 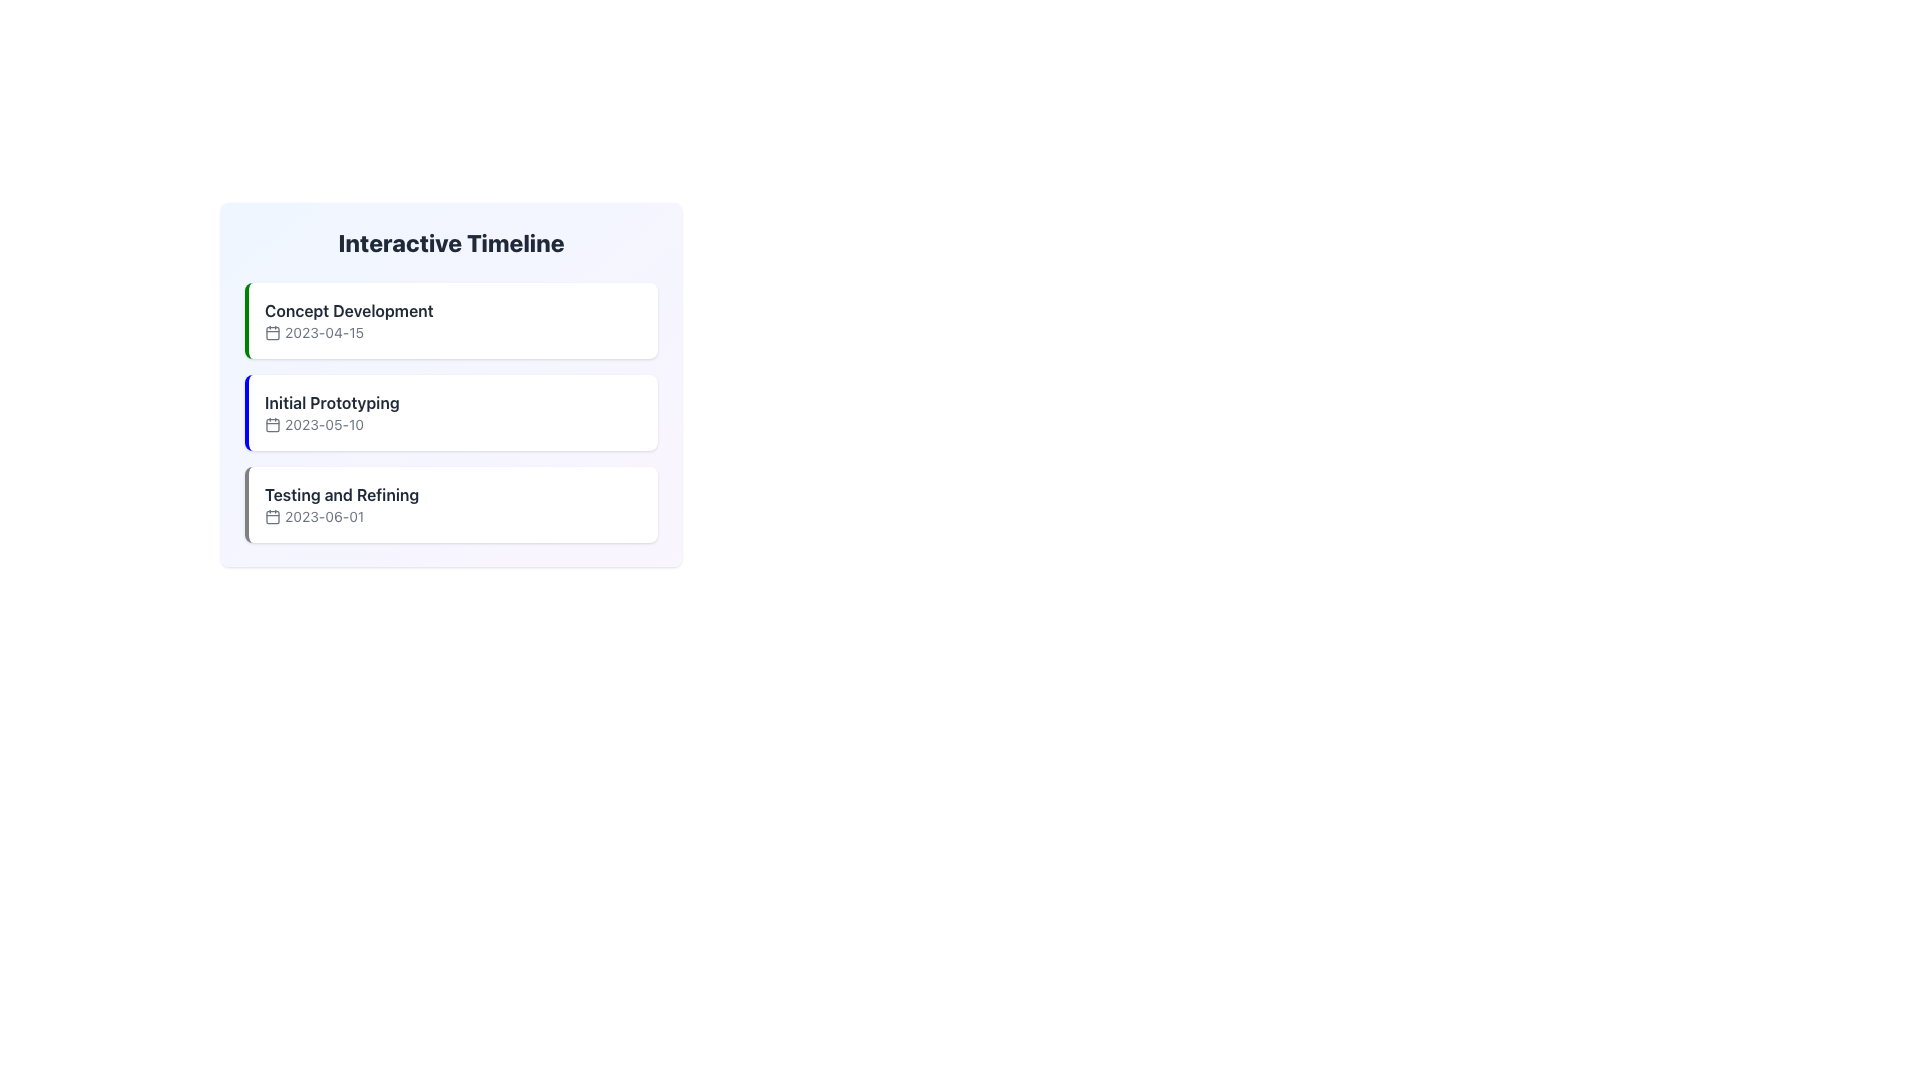 I want to click on date information from the Text label with an icon located below the 'Testing and Refining' title in the timeline, so click(x=342, y=515).